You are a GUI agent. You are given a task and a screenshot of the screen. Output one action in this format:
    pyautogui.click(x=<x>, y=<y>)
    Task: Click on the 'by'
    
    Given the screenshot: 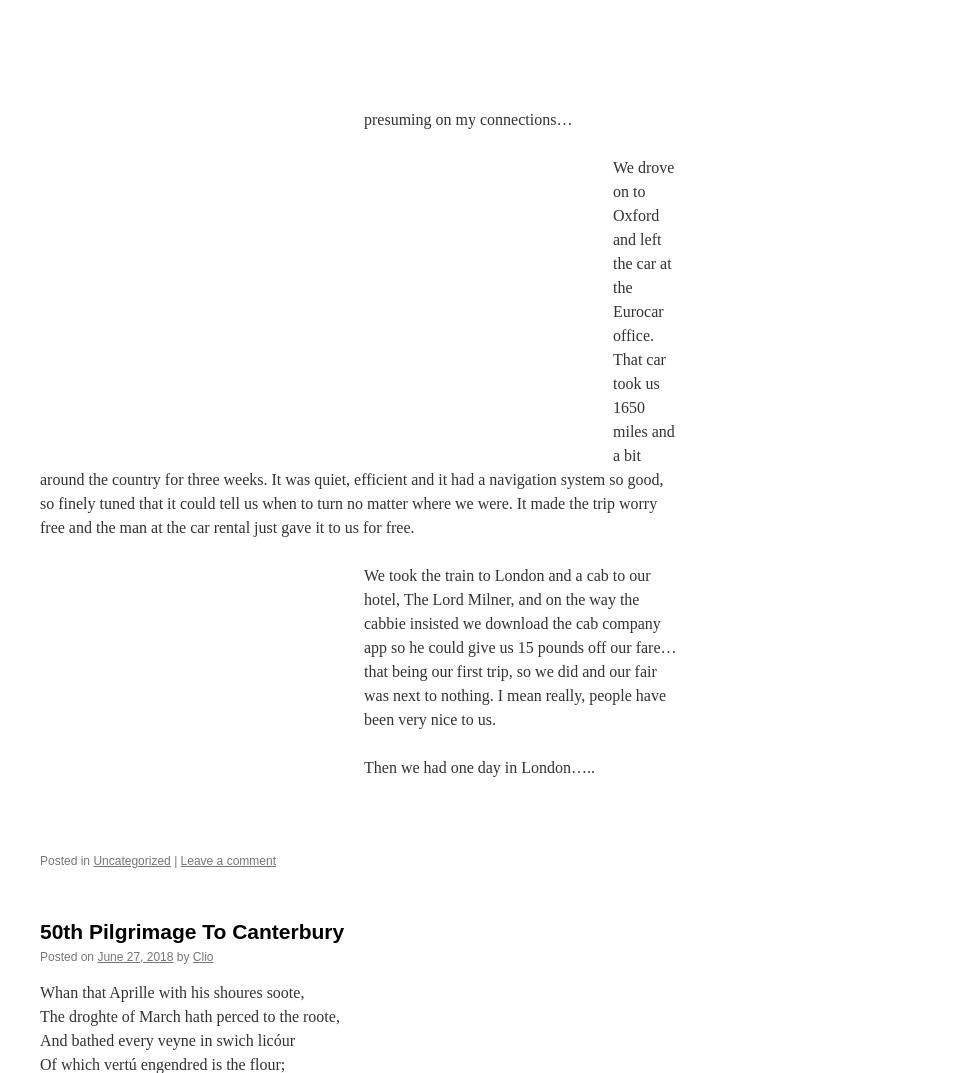 What is the action you would take?
    pyautogui.click(x=182, y=955)
    